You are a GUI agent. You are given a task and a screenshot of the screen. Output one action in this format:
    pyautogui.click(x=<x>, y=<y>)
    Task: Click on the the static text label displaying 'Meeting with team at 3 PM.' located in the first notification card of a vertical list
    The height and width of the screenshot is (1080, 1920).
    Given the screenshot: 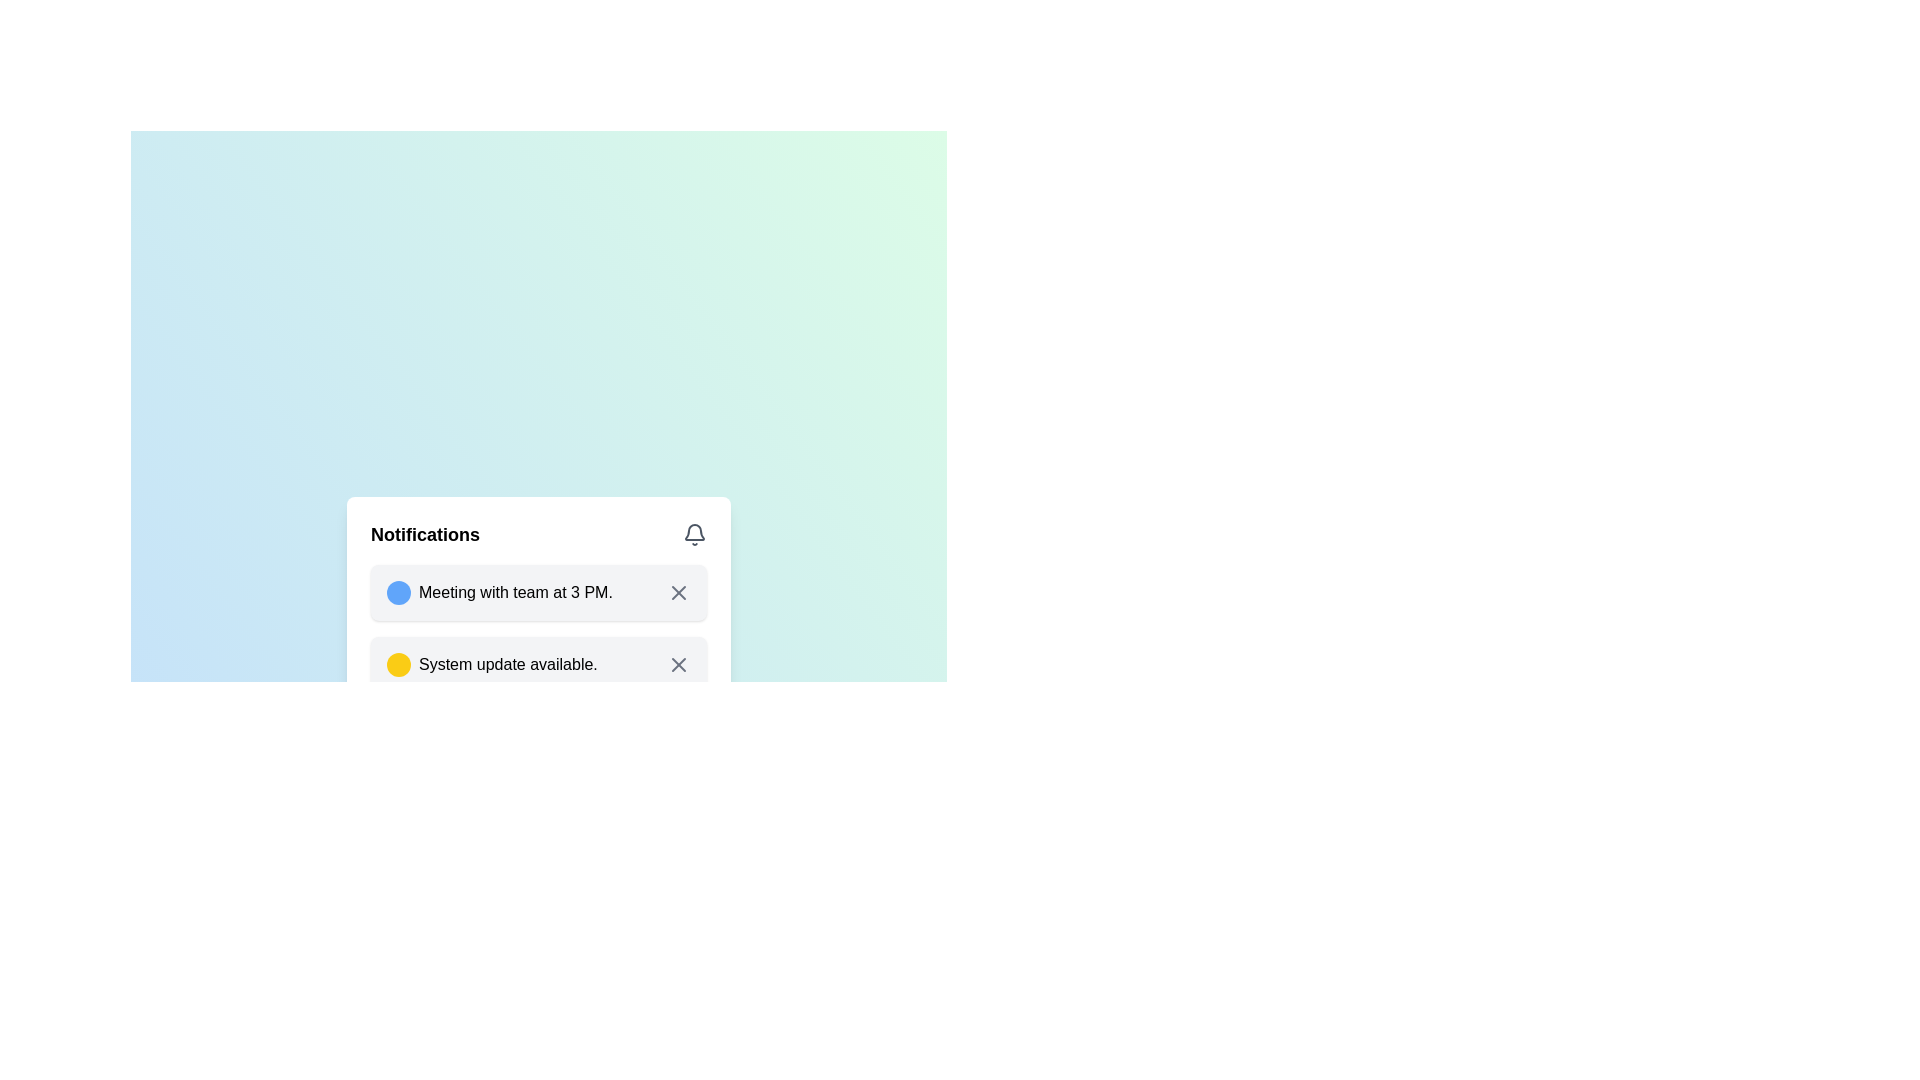 What is the action you would take?
    pyautogui.click(x=515, y=592)
    